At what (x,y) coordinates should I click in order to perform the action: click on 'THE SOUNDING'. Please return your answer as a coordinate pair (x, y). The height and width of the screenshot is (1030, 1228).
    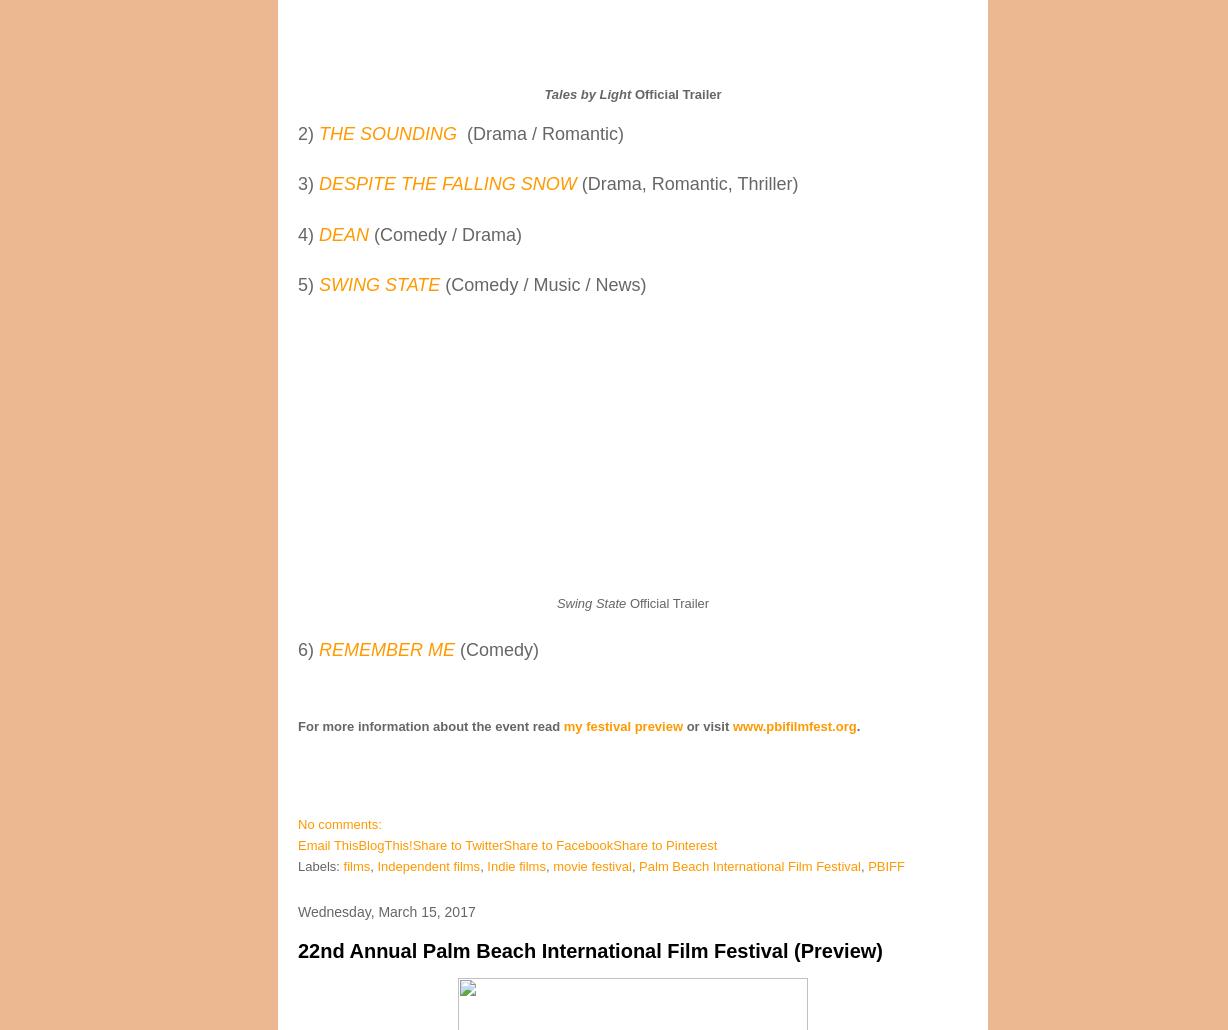
    Looking at the image, I should click on (319, 133).